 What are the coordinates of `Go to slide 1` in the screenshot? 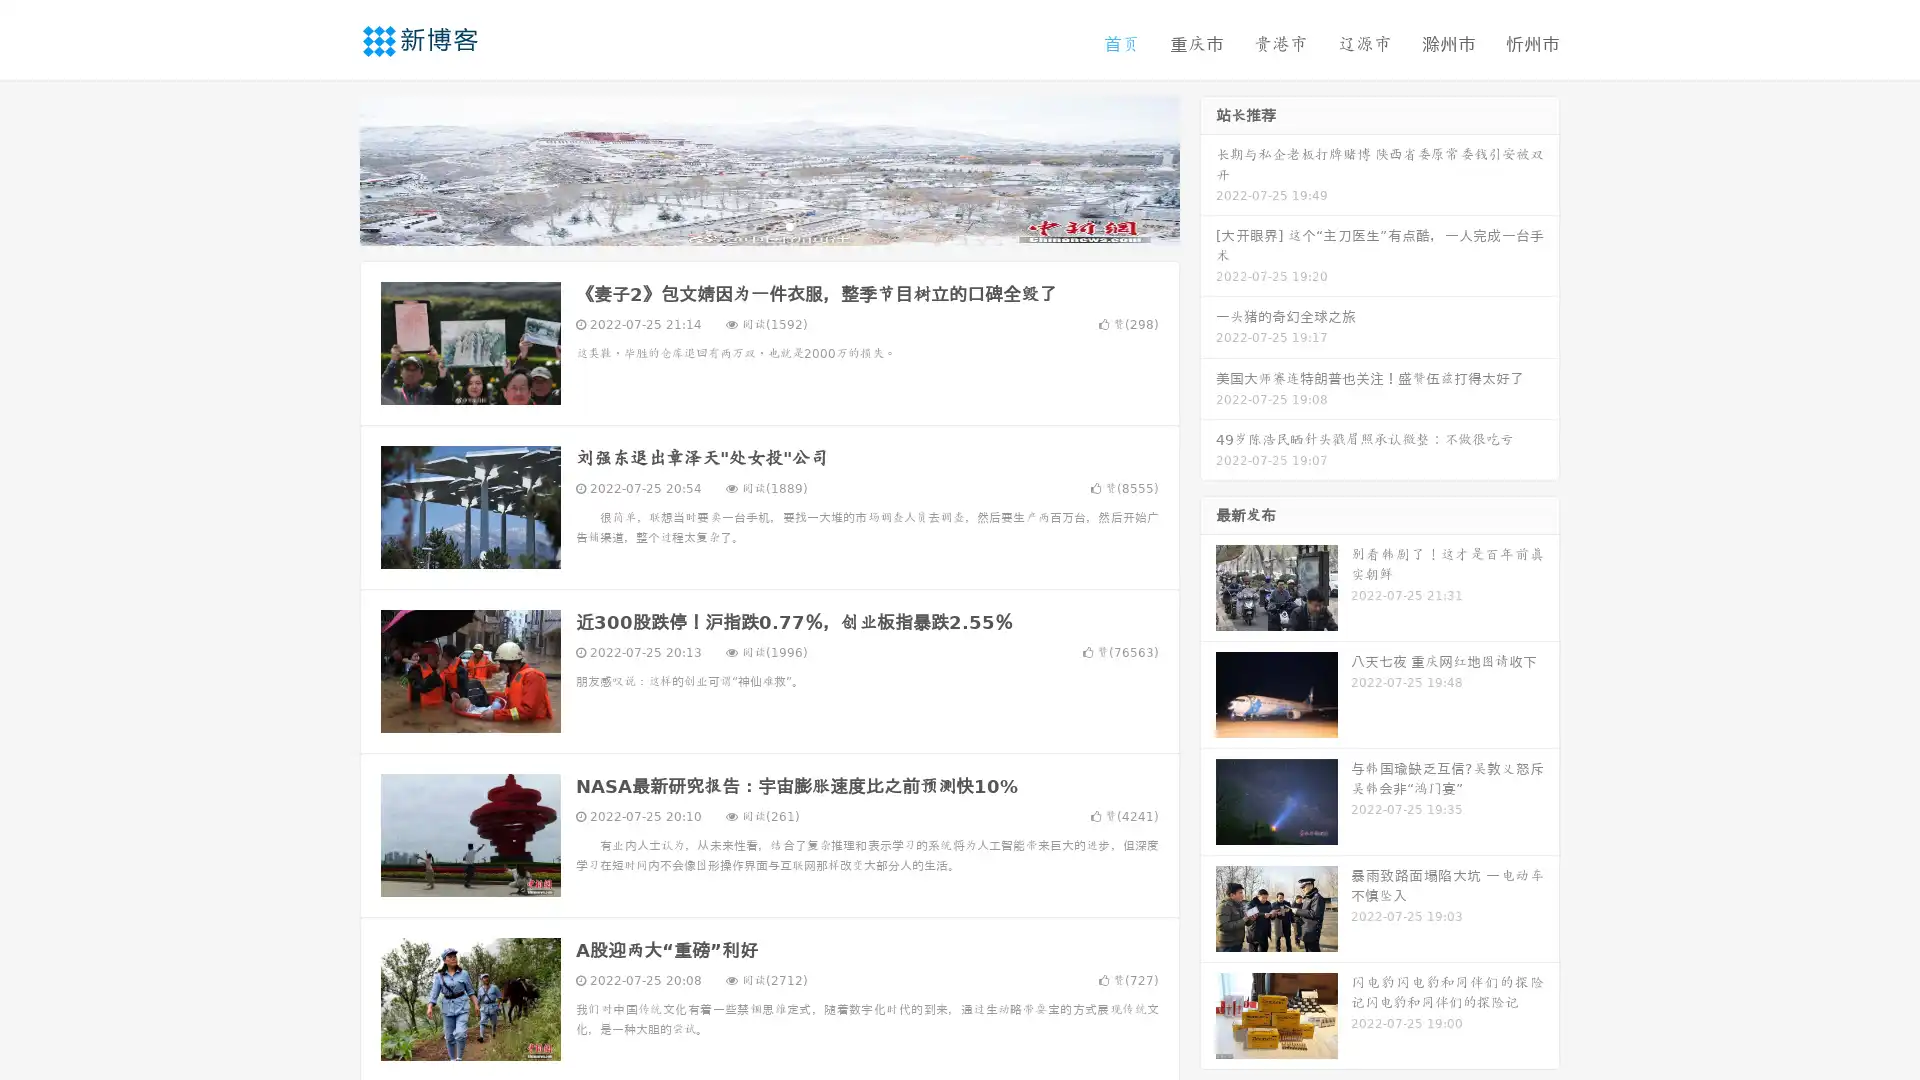 It's located at (748, 225).